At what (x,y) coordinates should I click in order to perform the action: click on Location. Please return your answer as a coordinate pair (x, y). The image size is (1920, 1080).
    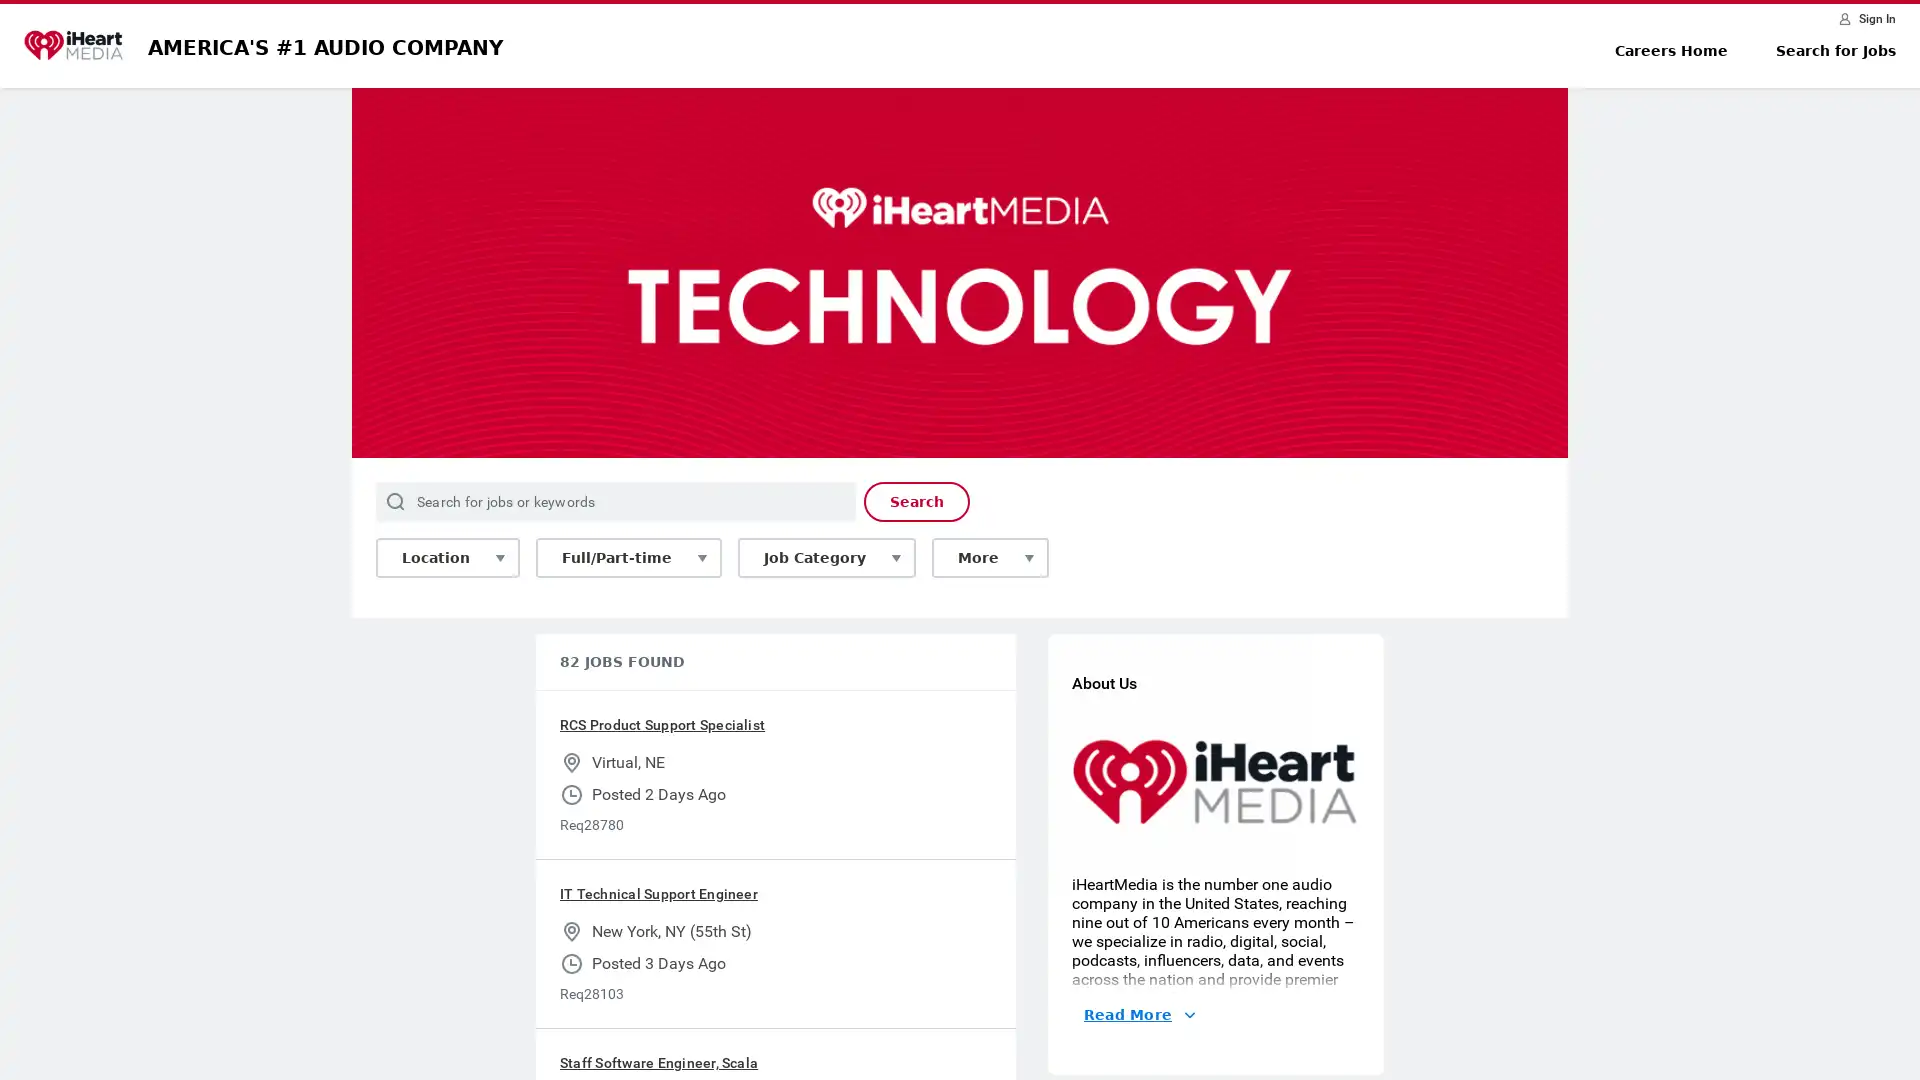
    Looking at the image, I should click on (440, 558).